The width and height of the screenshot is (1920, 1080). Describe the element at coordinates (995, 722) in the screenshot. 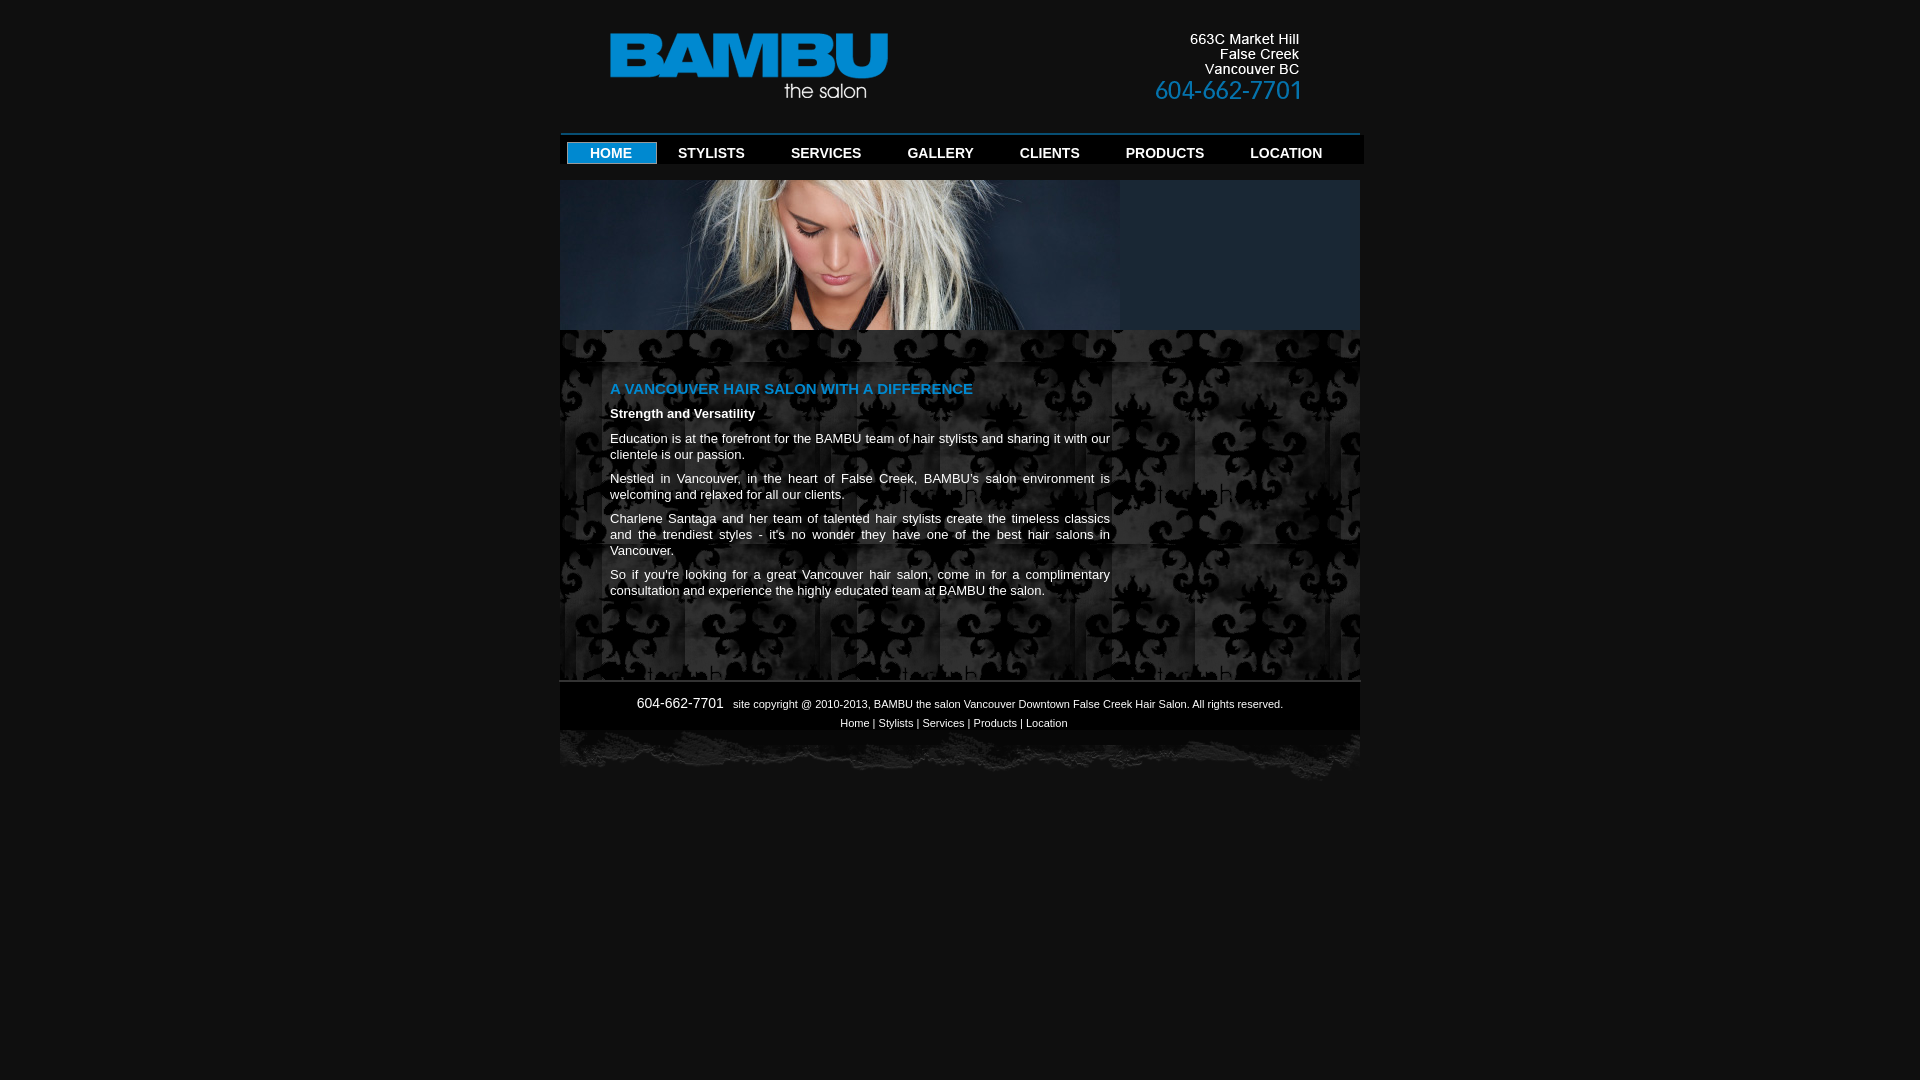

I see `'Products'` at that location.